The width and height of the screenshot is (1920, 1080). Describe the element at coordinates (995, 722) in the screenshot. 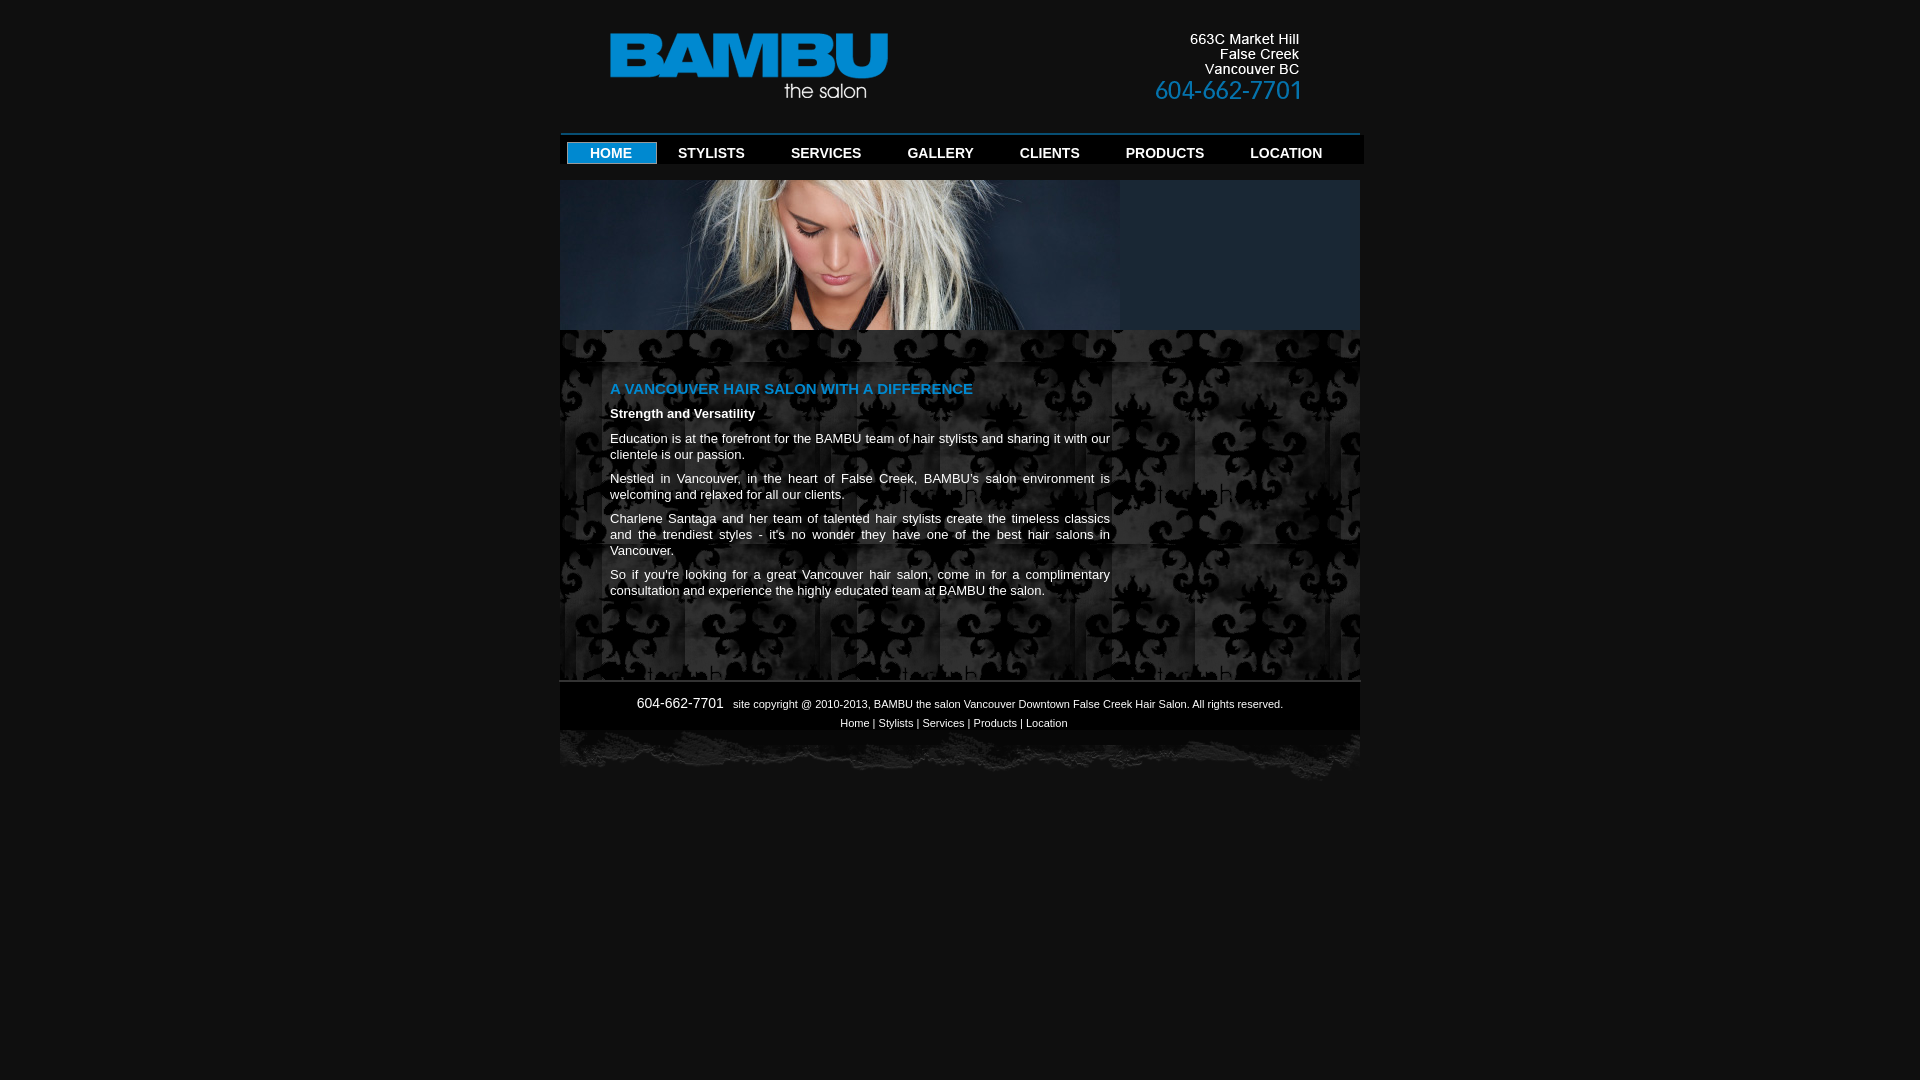

I see `'Products'` at that location.